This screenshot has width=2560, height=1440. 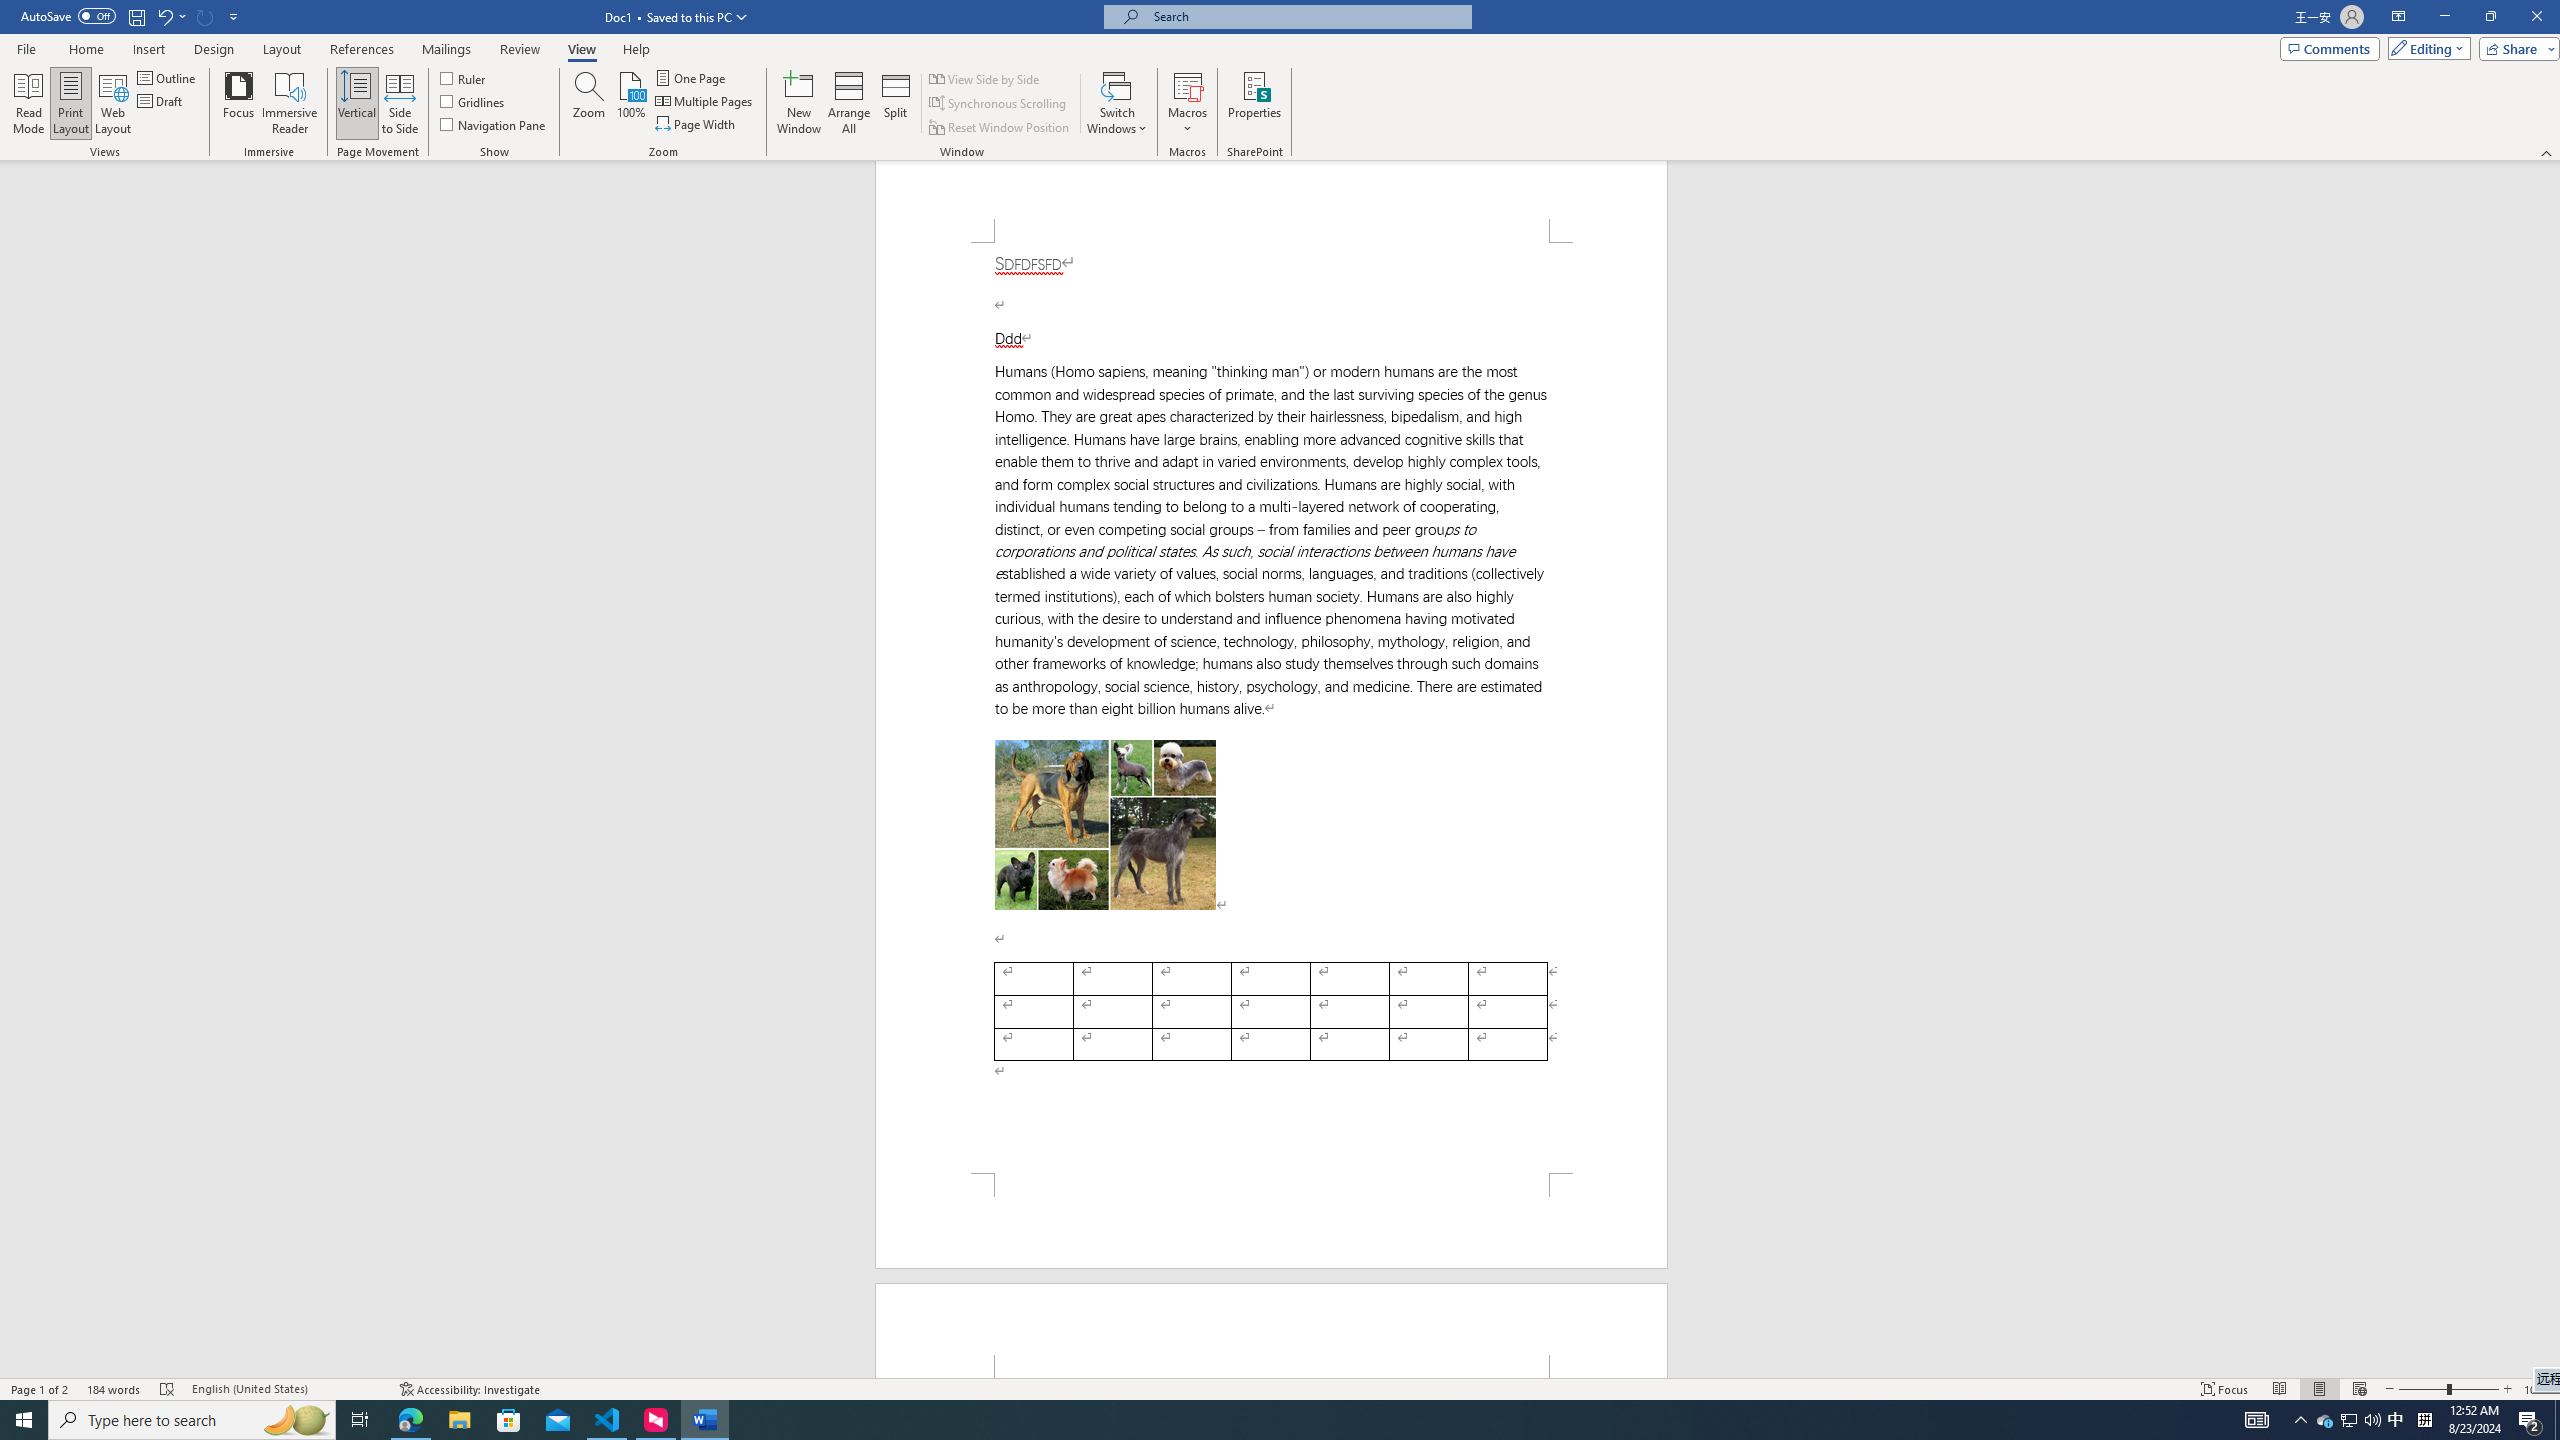 I want to click on 'Arrange All', so click(x=848, y=103).